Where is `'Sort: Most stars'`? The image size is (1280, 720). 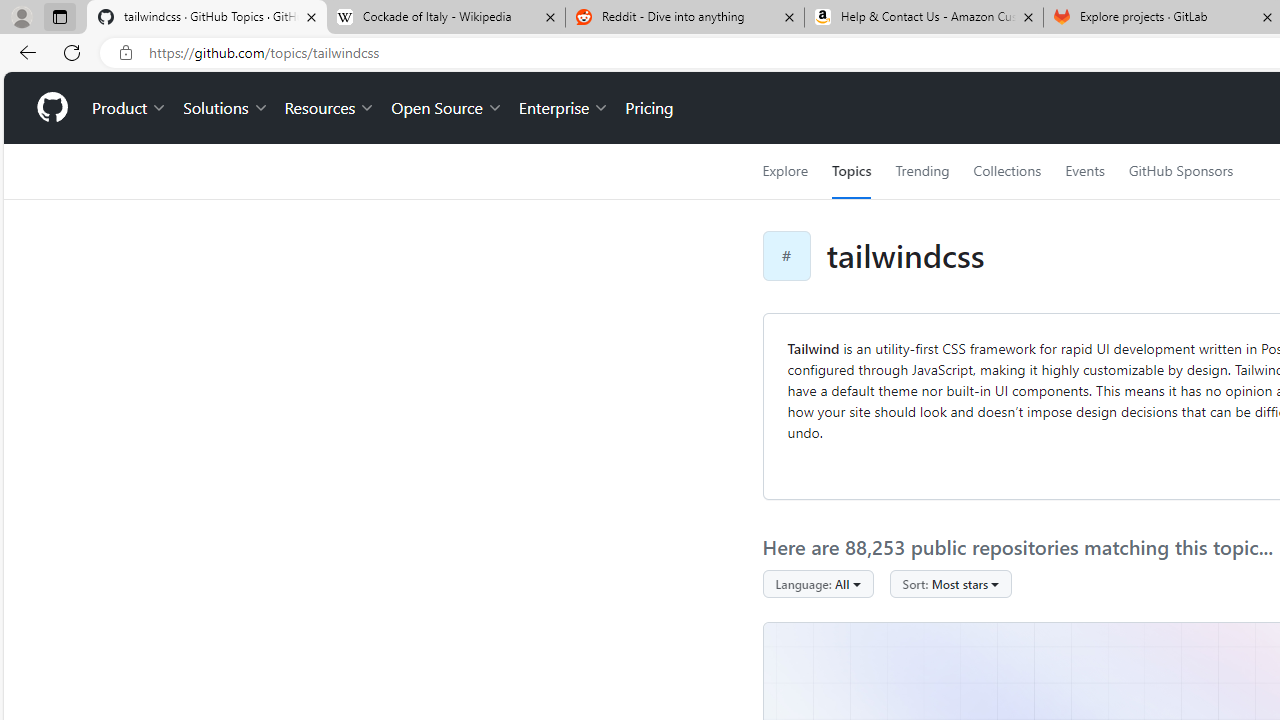
'Sort: Most stars' is located at coordinates (950, 584).